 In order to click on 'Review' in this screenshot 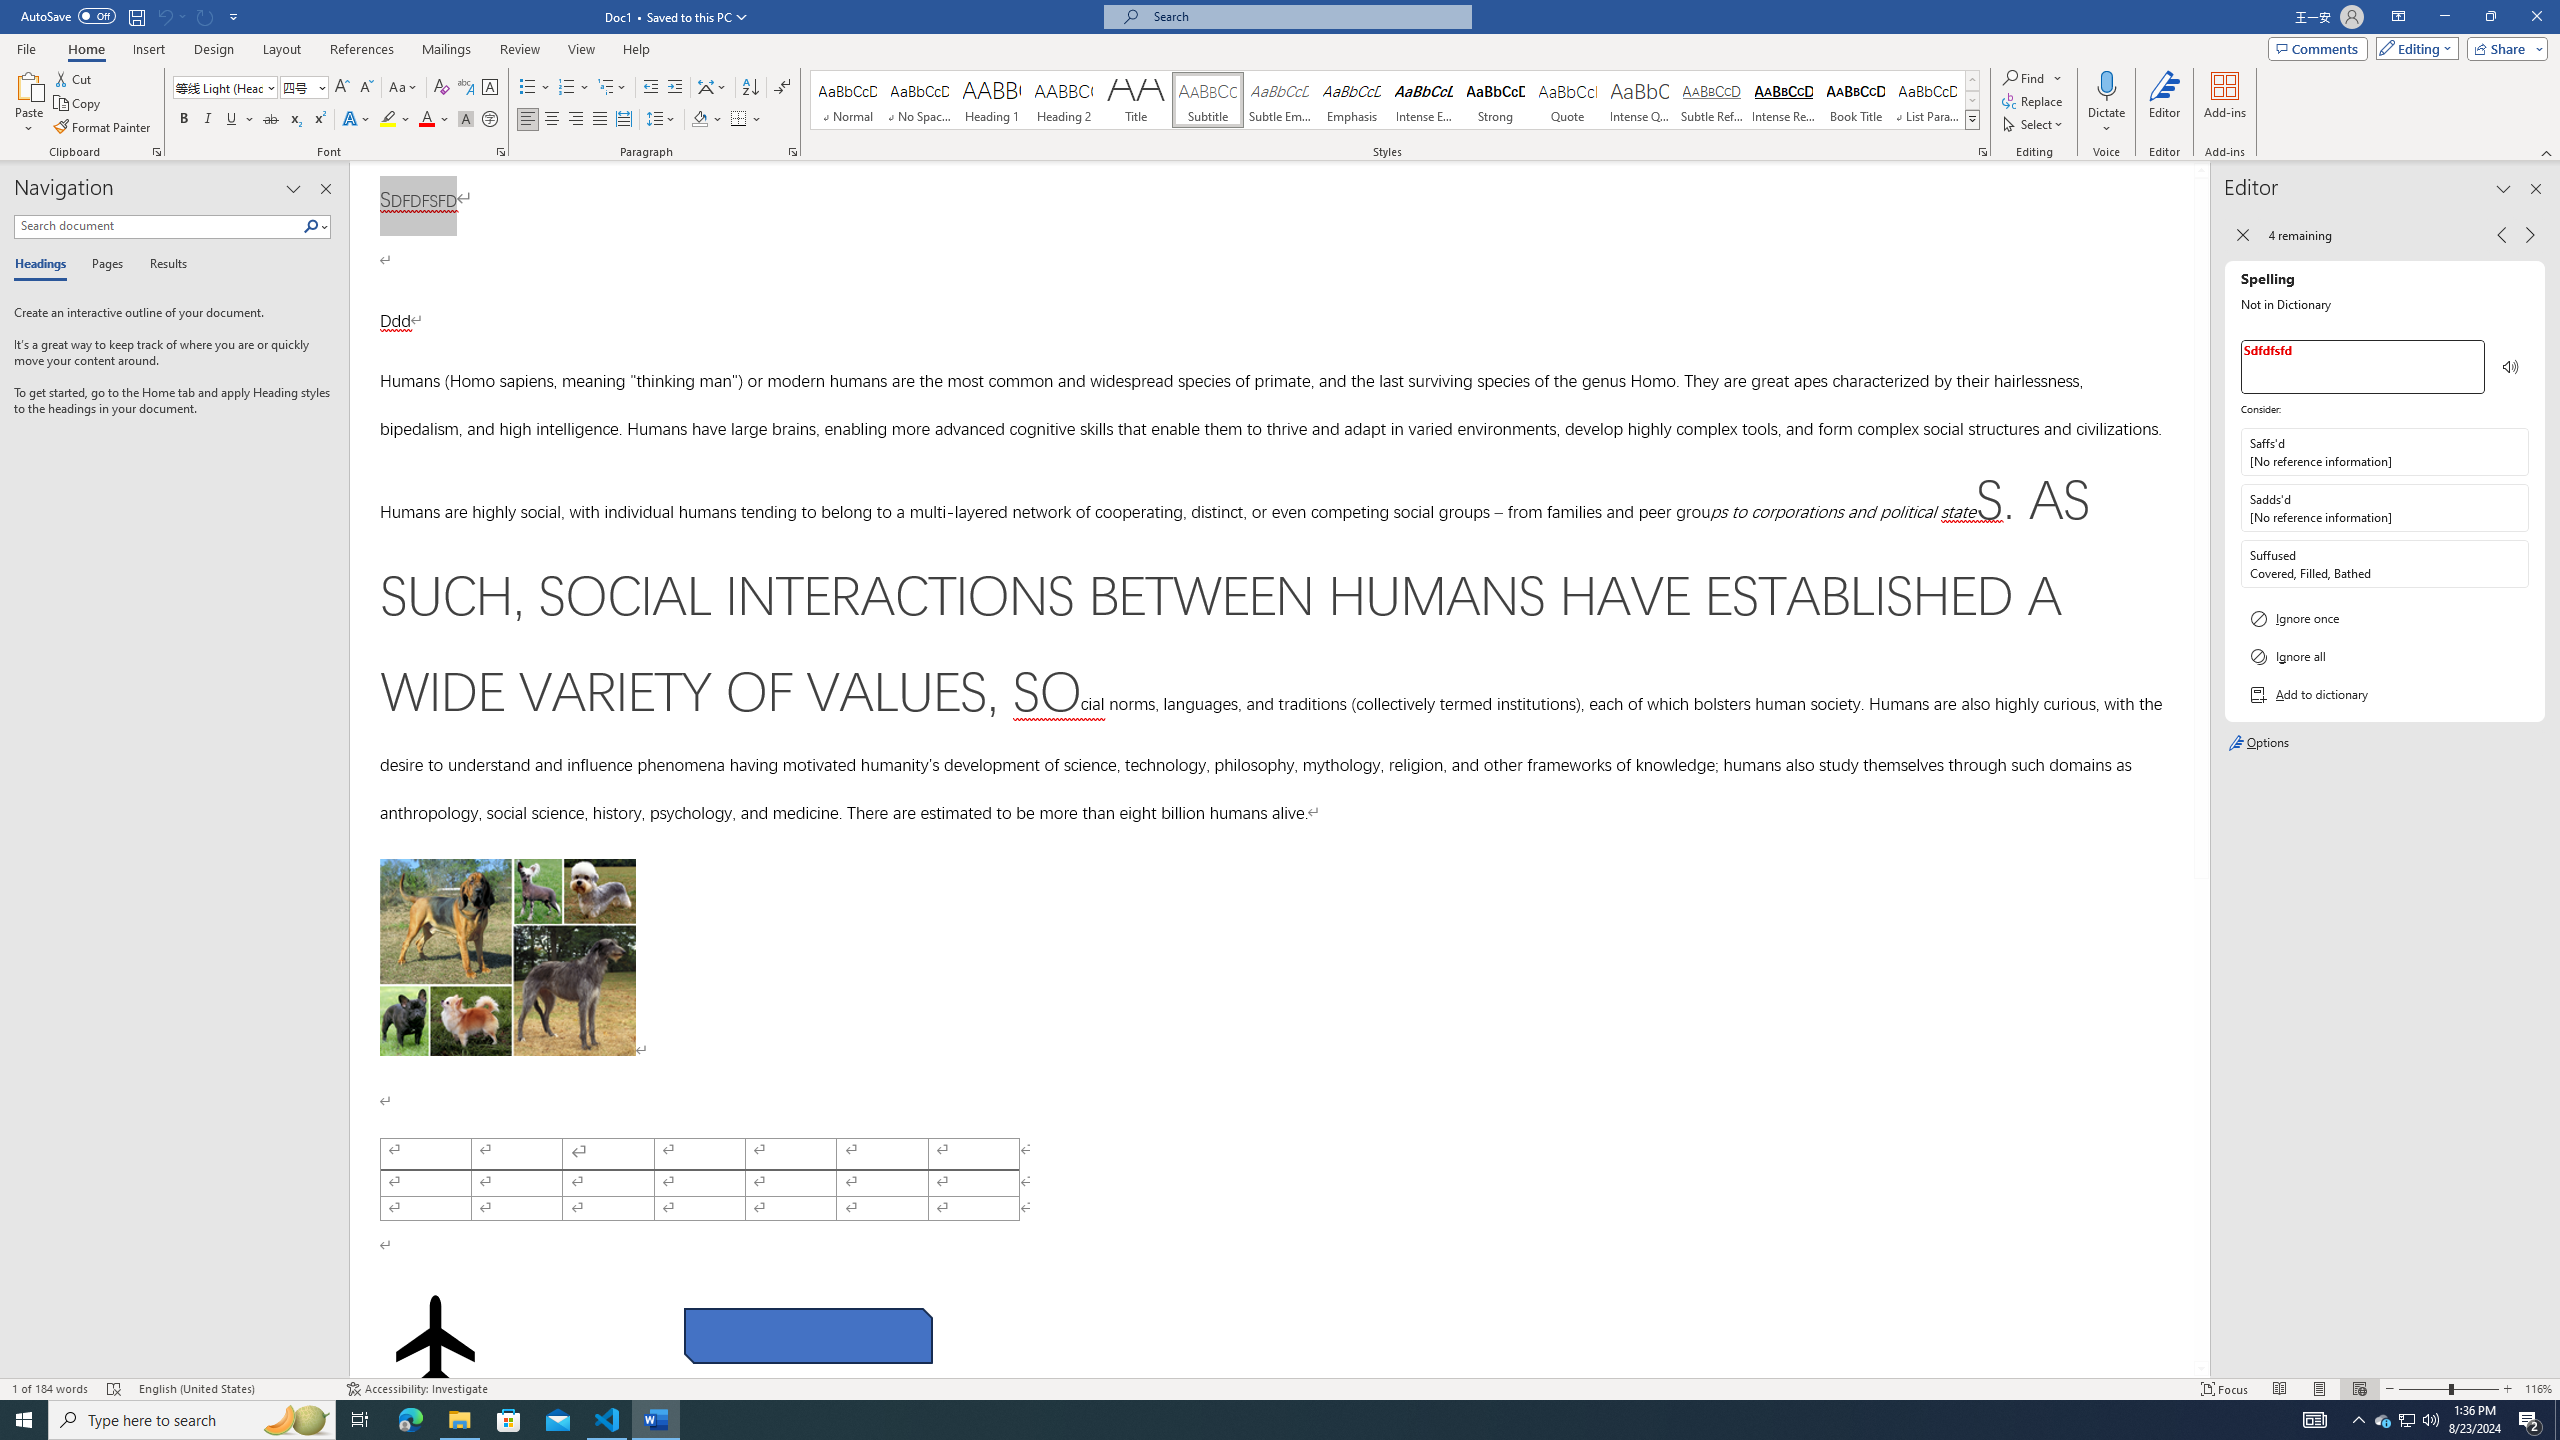, I will do `click(518, 49)`.